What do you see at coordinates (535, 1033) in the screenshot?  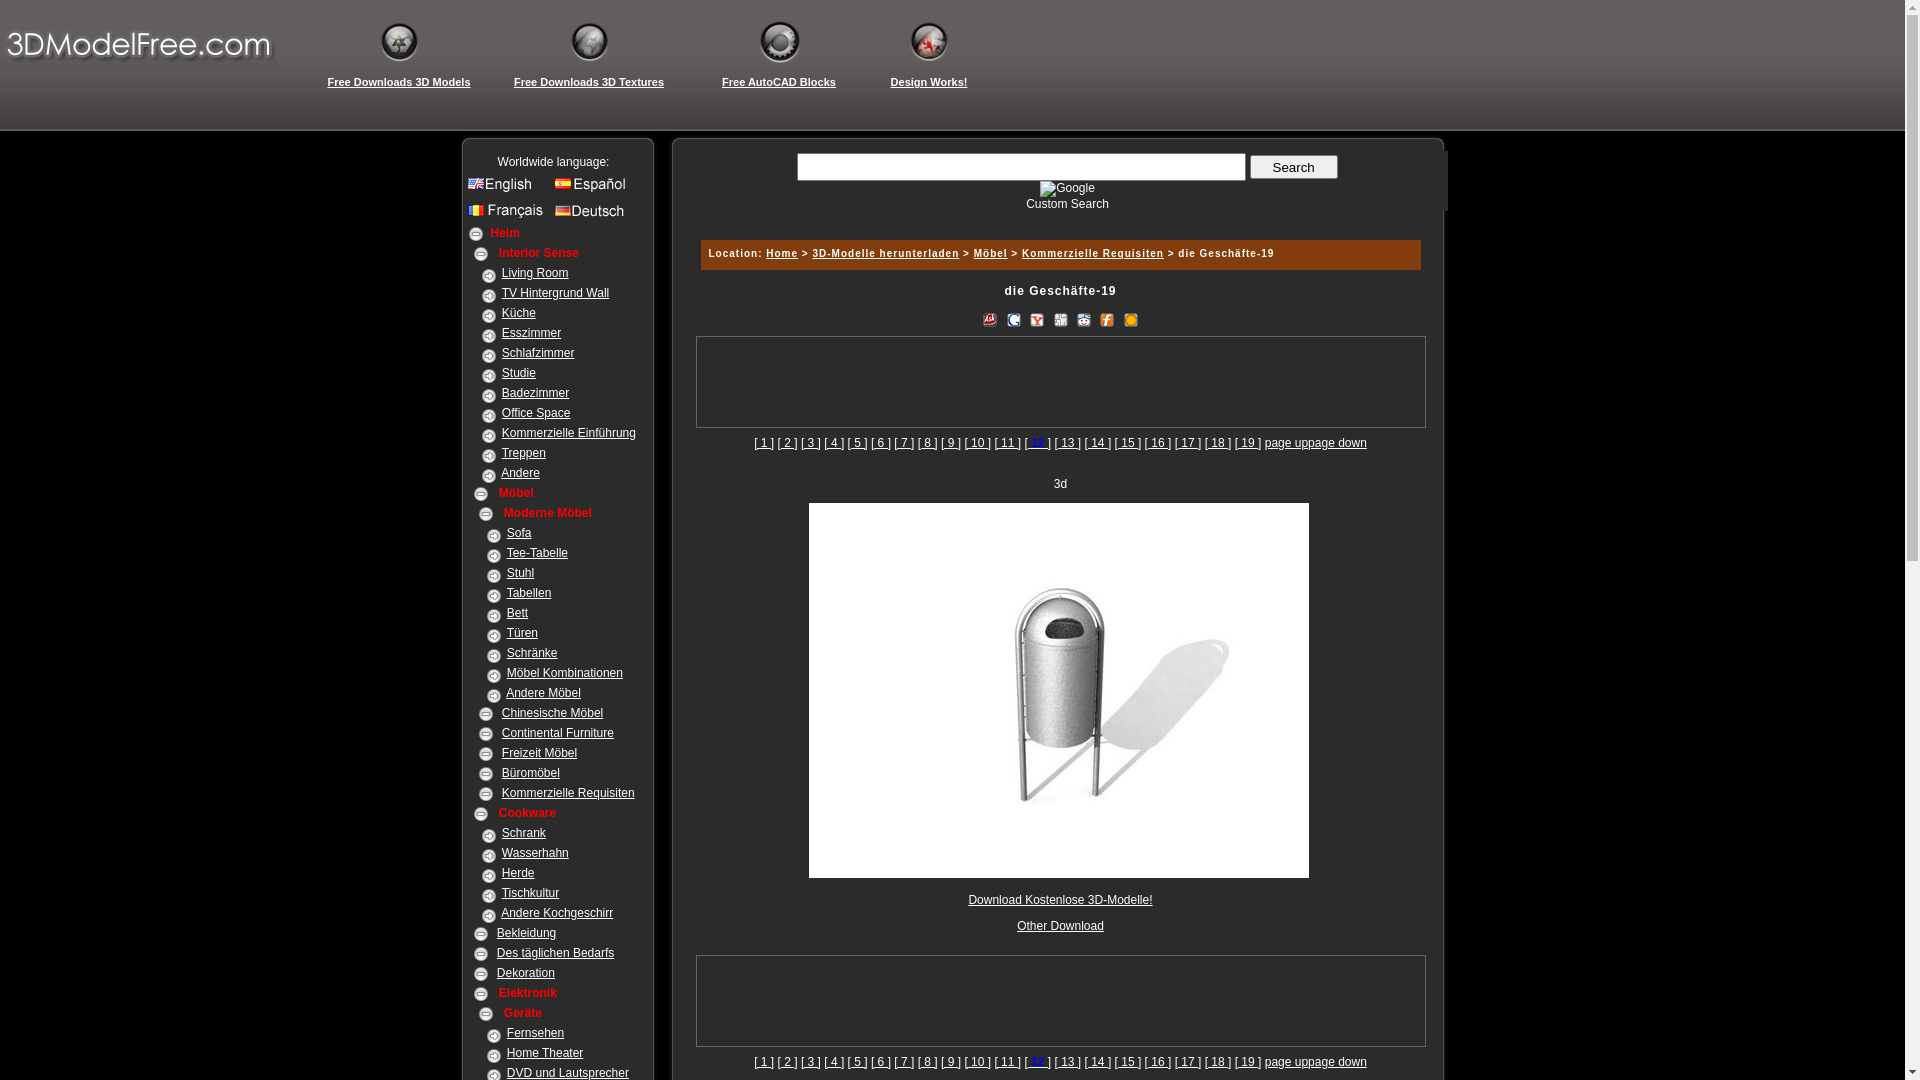 I see `'Fernsehen'` at bounding box center [535, 1033].